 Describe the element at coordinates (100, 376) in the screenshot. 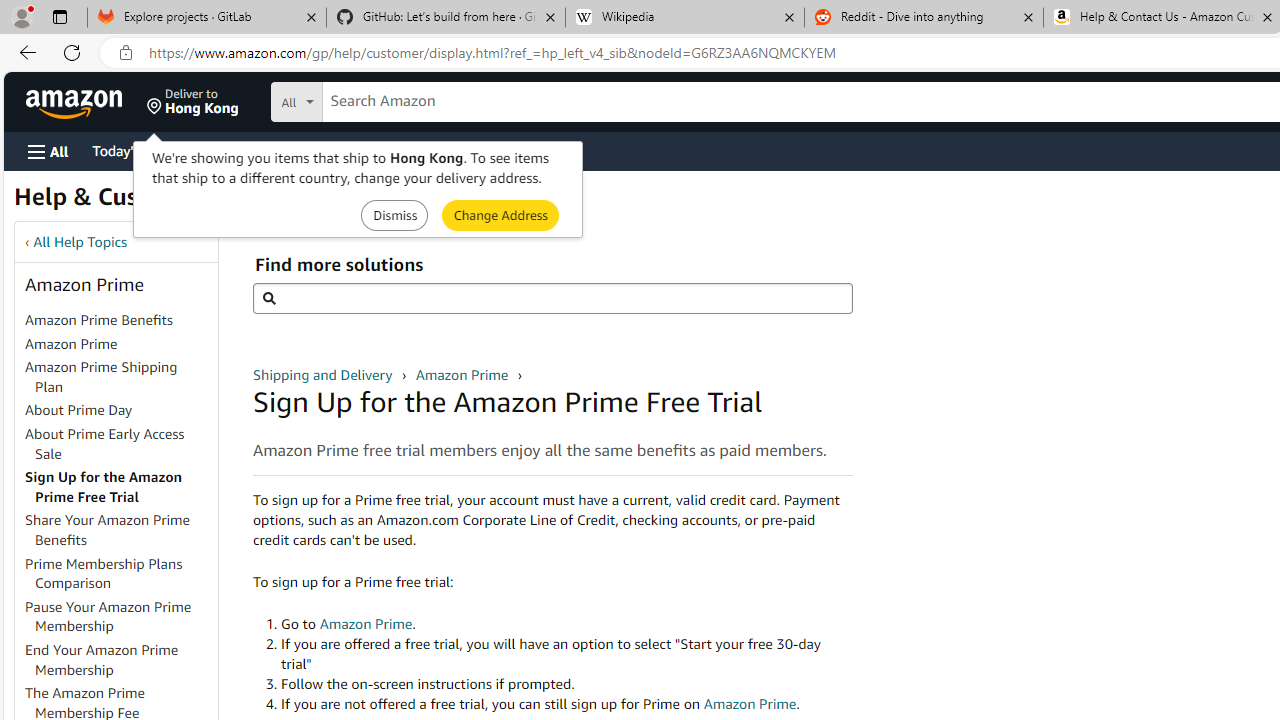

I see `'Amazon Prime Shipping Plan'` at that location.